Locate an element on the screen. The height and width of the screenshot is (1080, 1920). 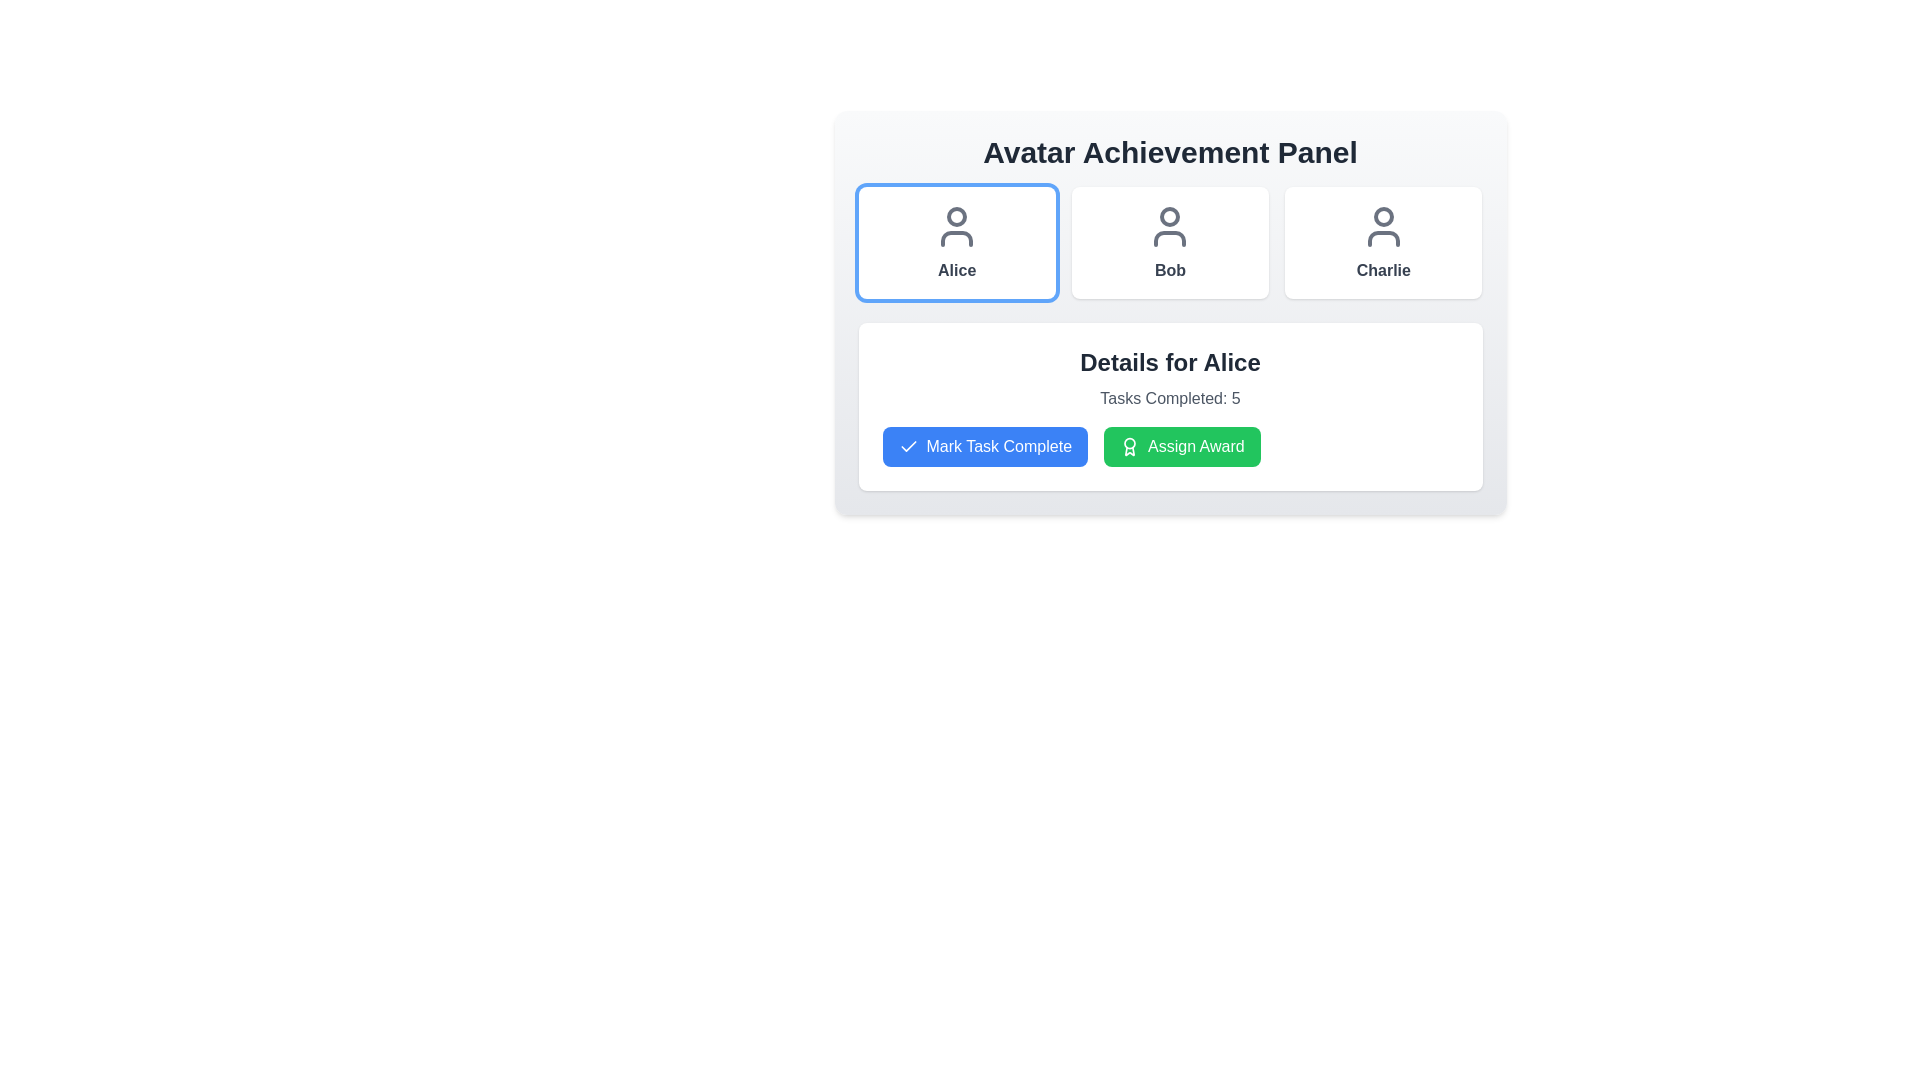
the green button labeled 'Assign Award' to assign an award located in the 'Details for Alice' section, directly below 'Tasks Completed: 5' is located at coordinates (1170, 446).